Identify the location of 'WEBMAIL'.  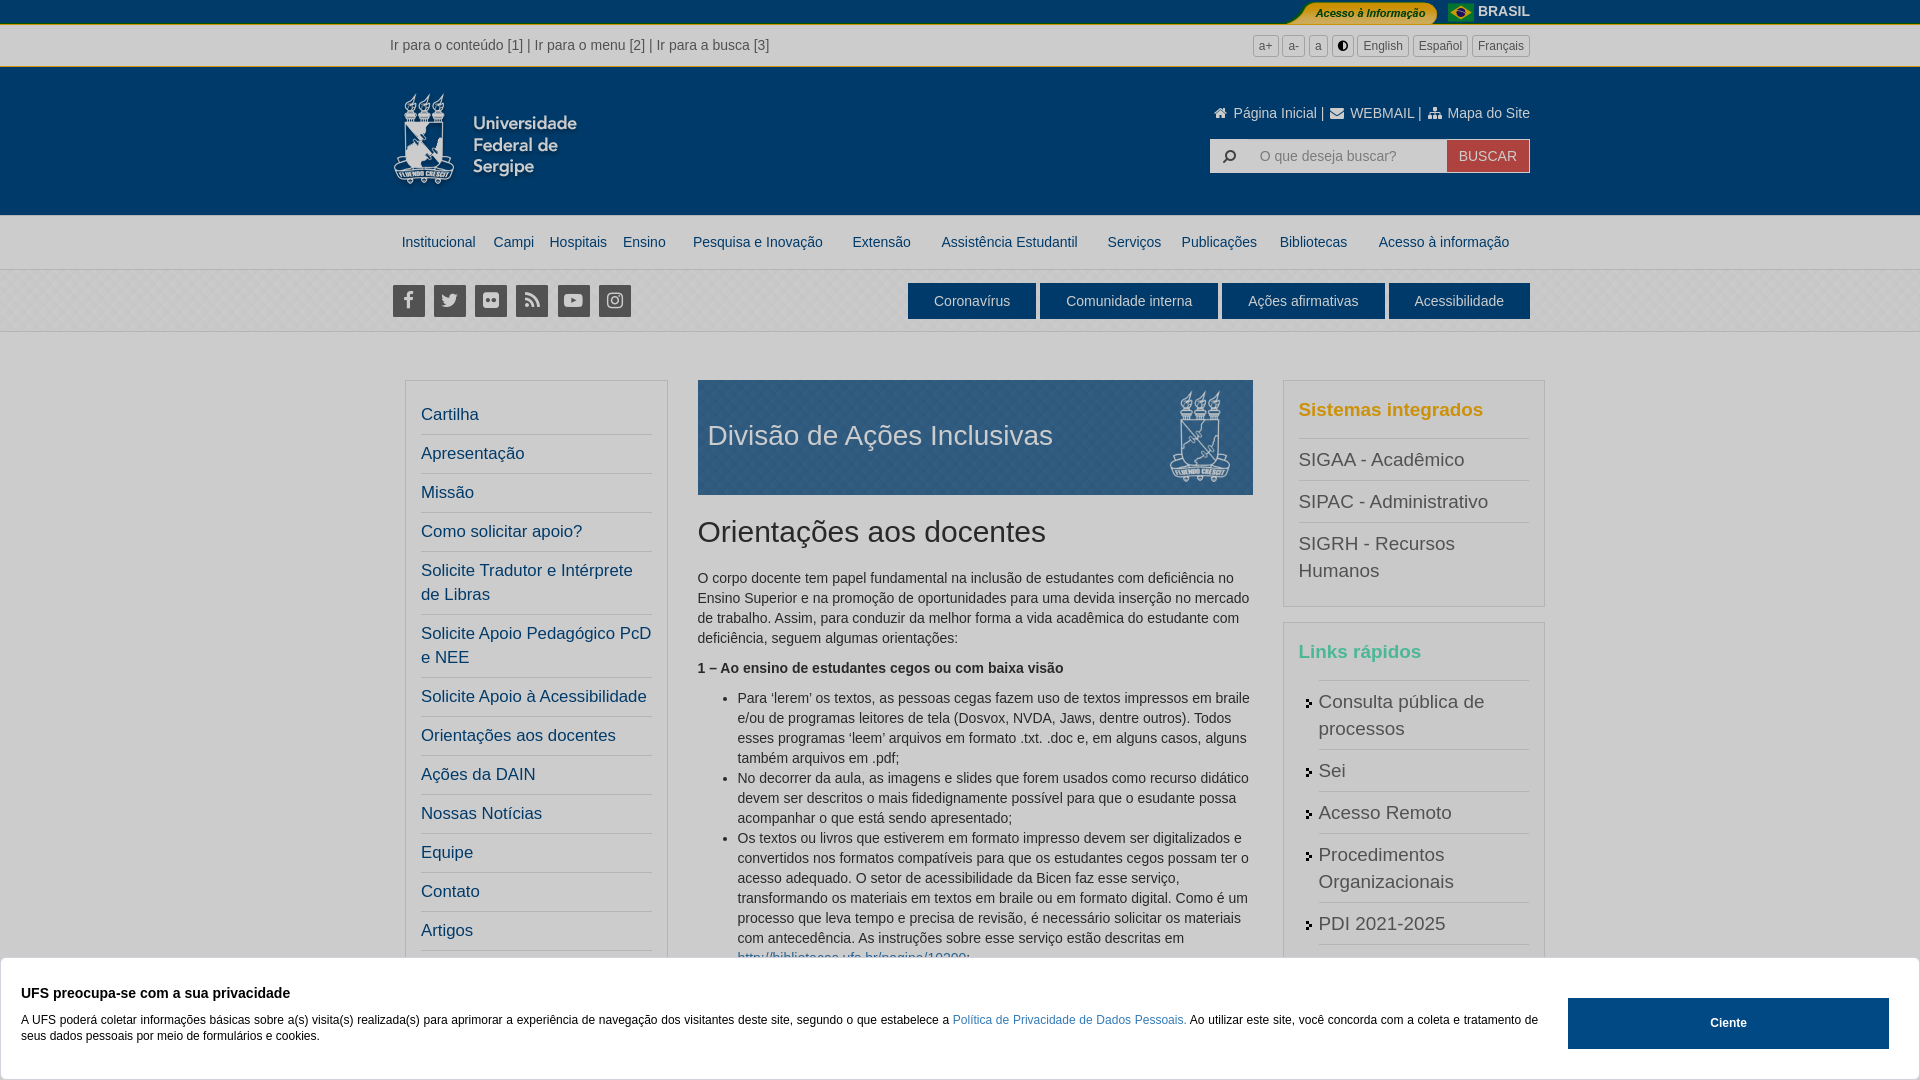
(1328, 112).